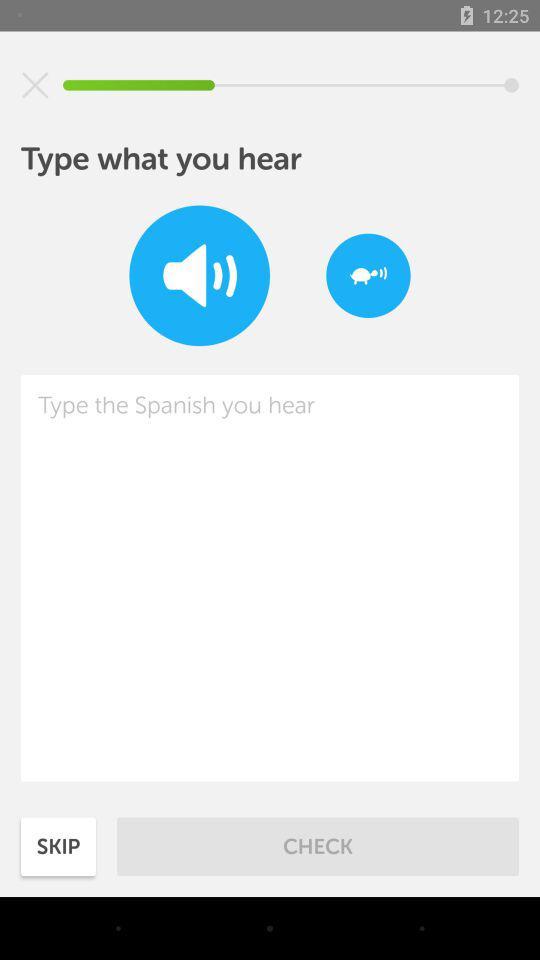  Describe the element at coordinates (318, 845) in the screenshot. I see `item next to skip item` at that location.